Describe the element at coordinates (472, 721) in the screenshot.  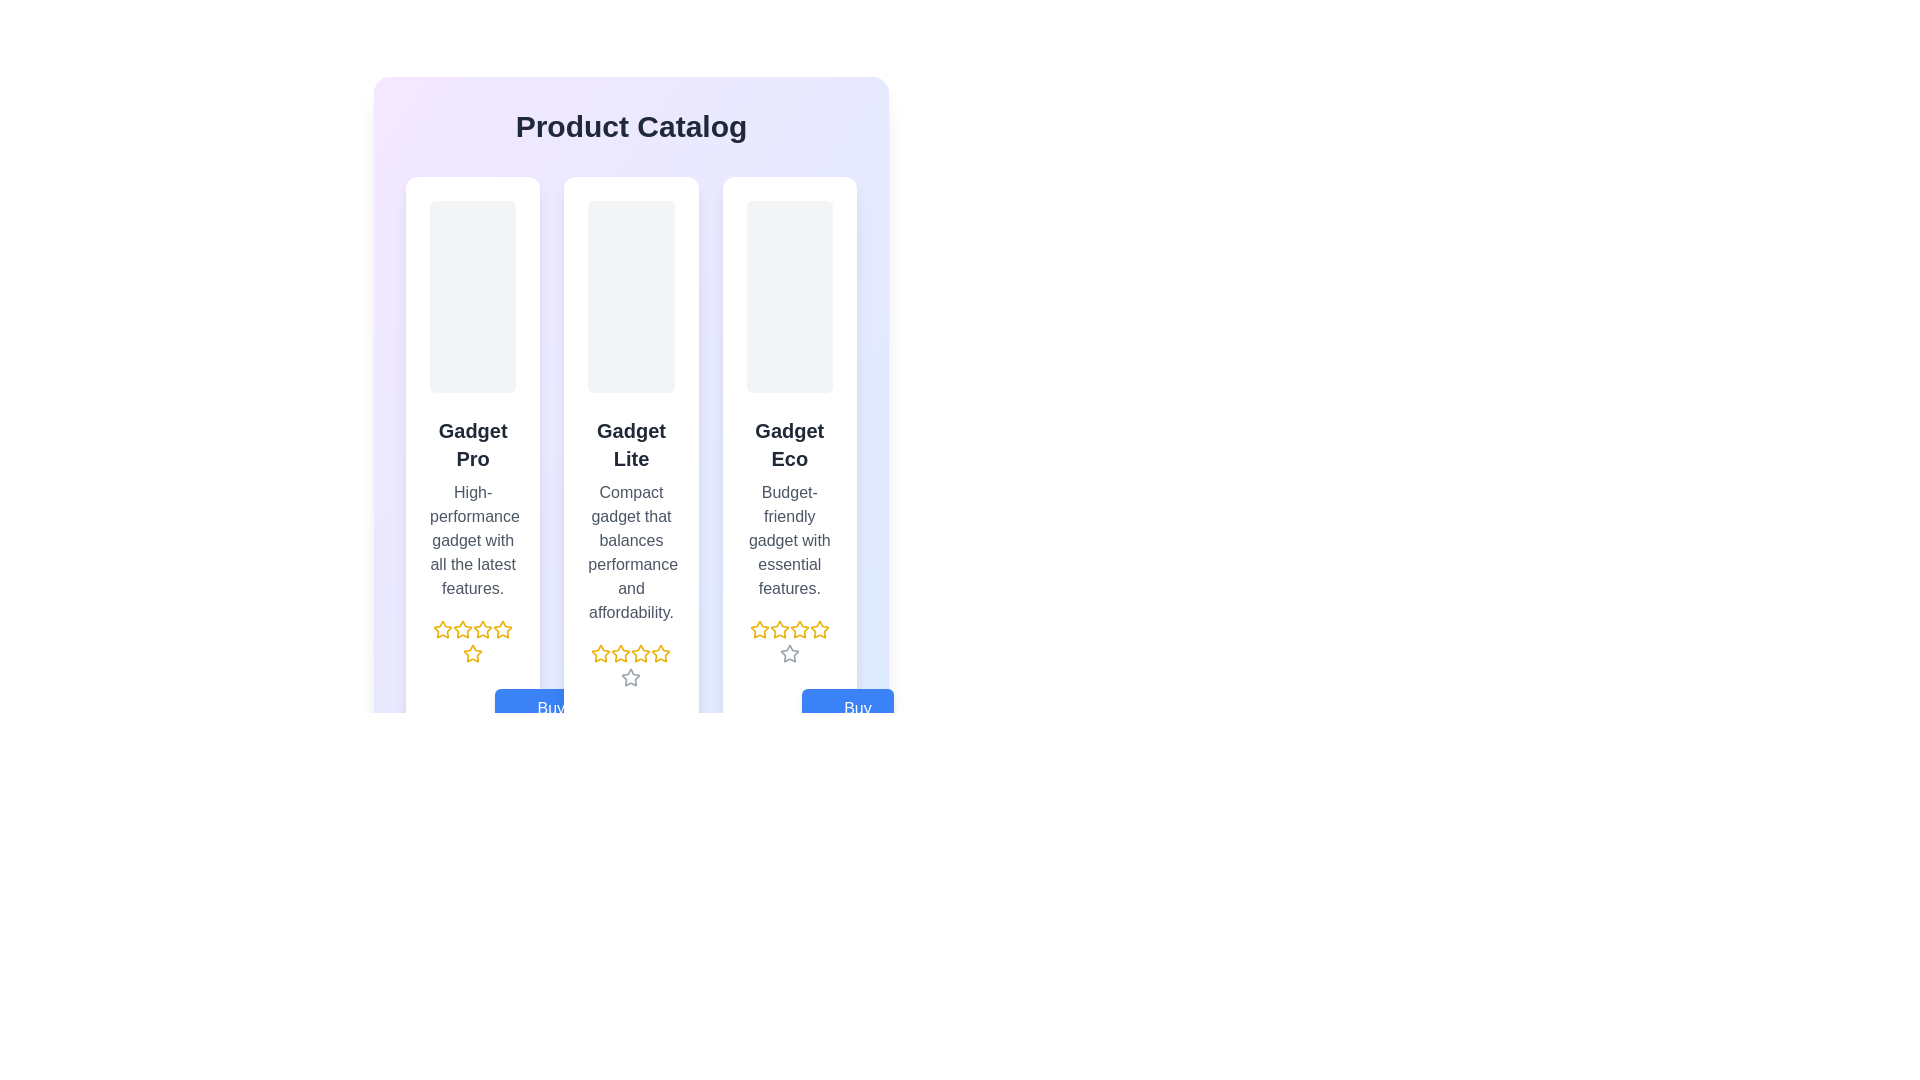
I see `the 'Buy Now' button with a price value of '$199.99' located at the bottom center of the 'Gadget Pro' product card to initiate a purchase` at that location.